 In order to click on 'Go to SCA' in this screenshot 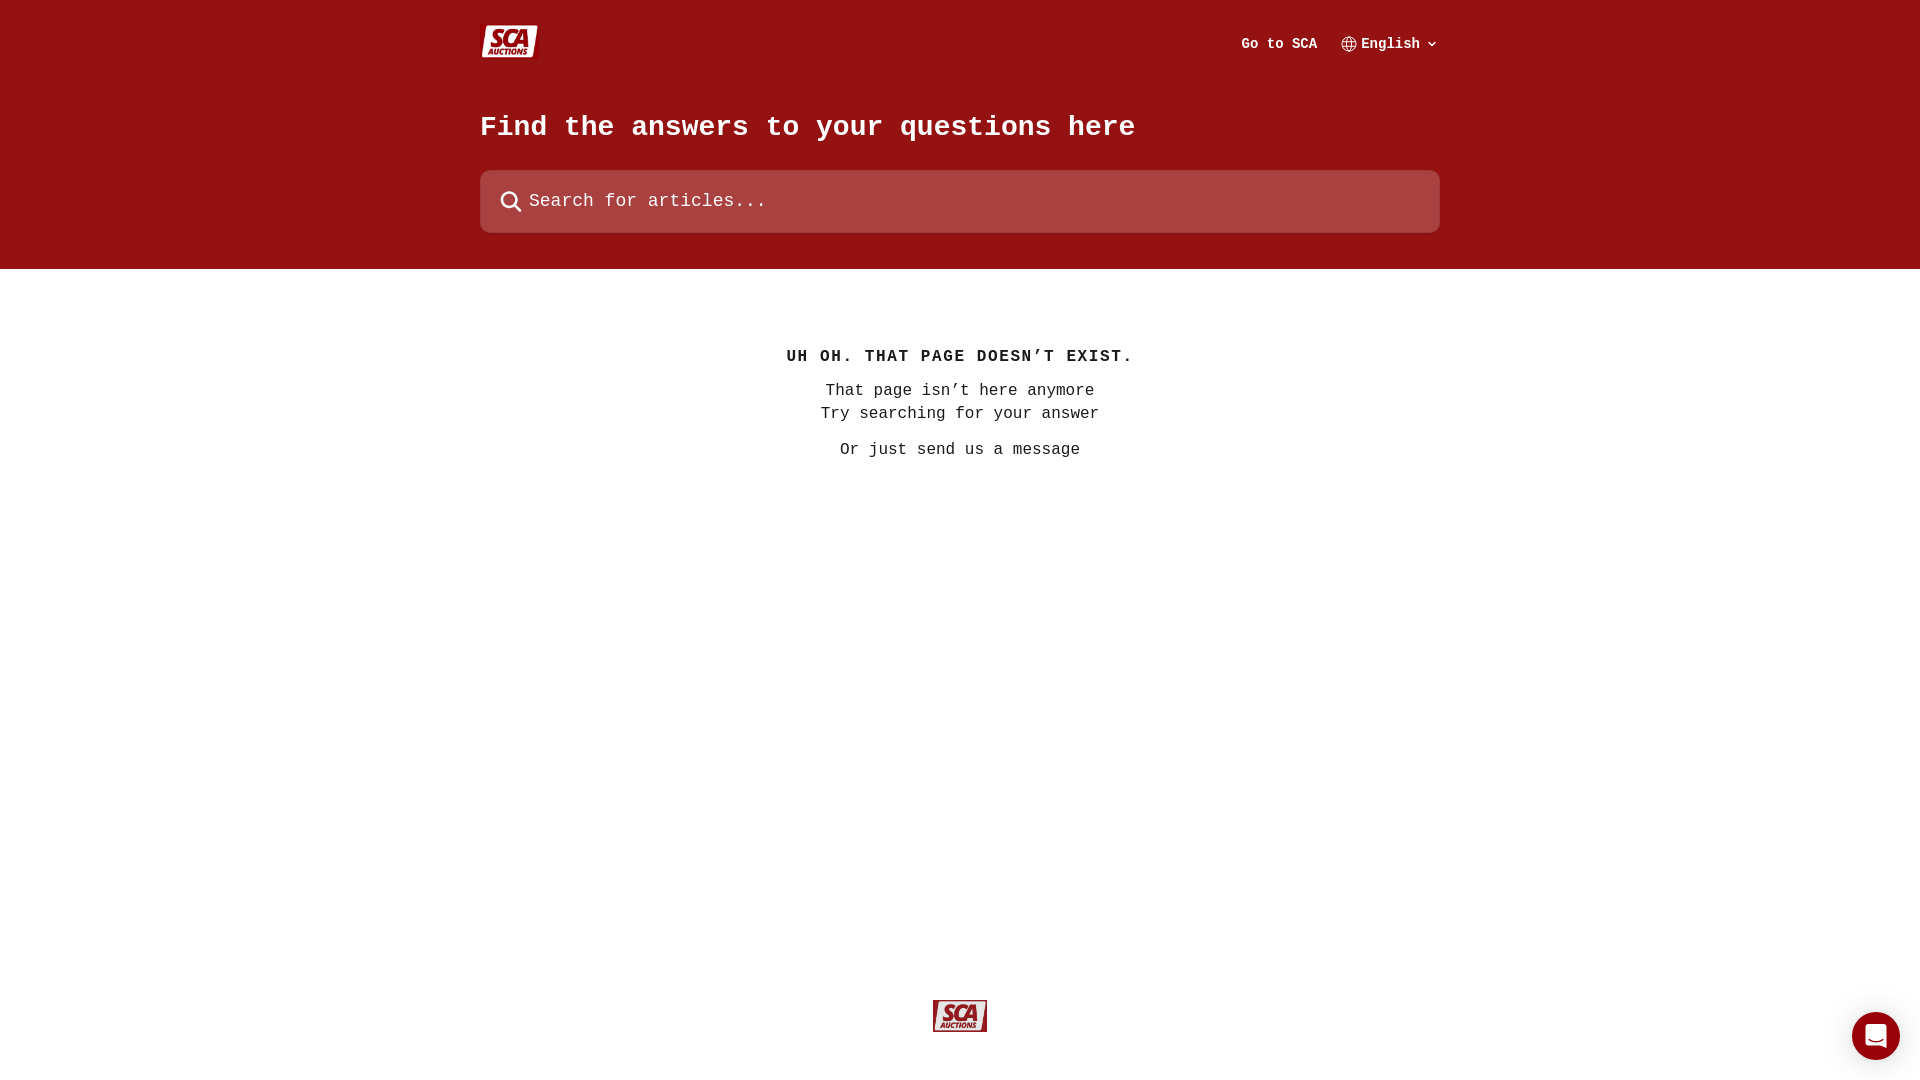, I will do `click(1280, 42)`.